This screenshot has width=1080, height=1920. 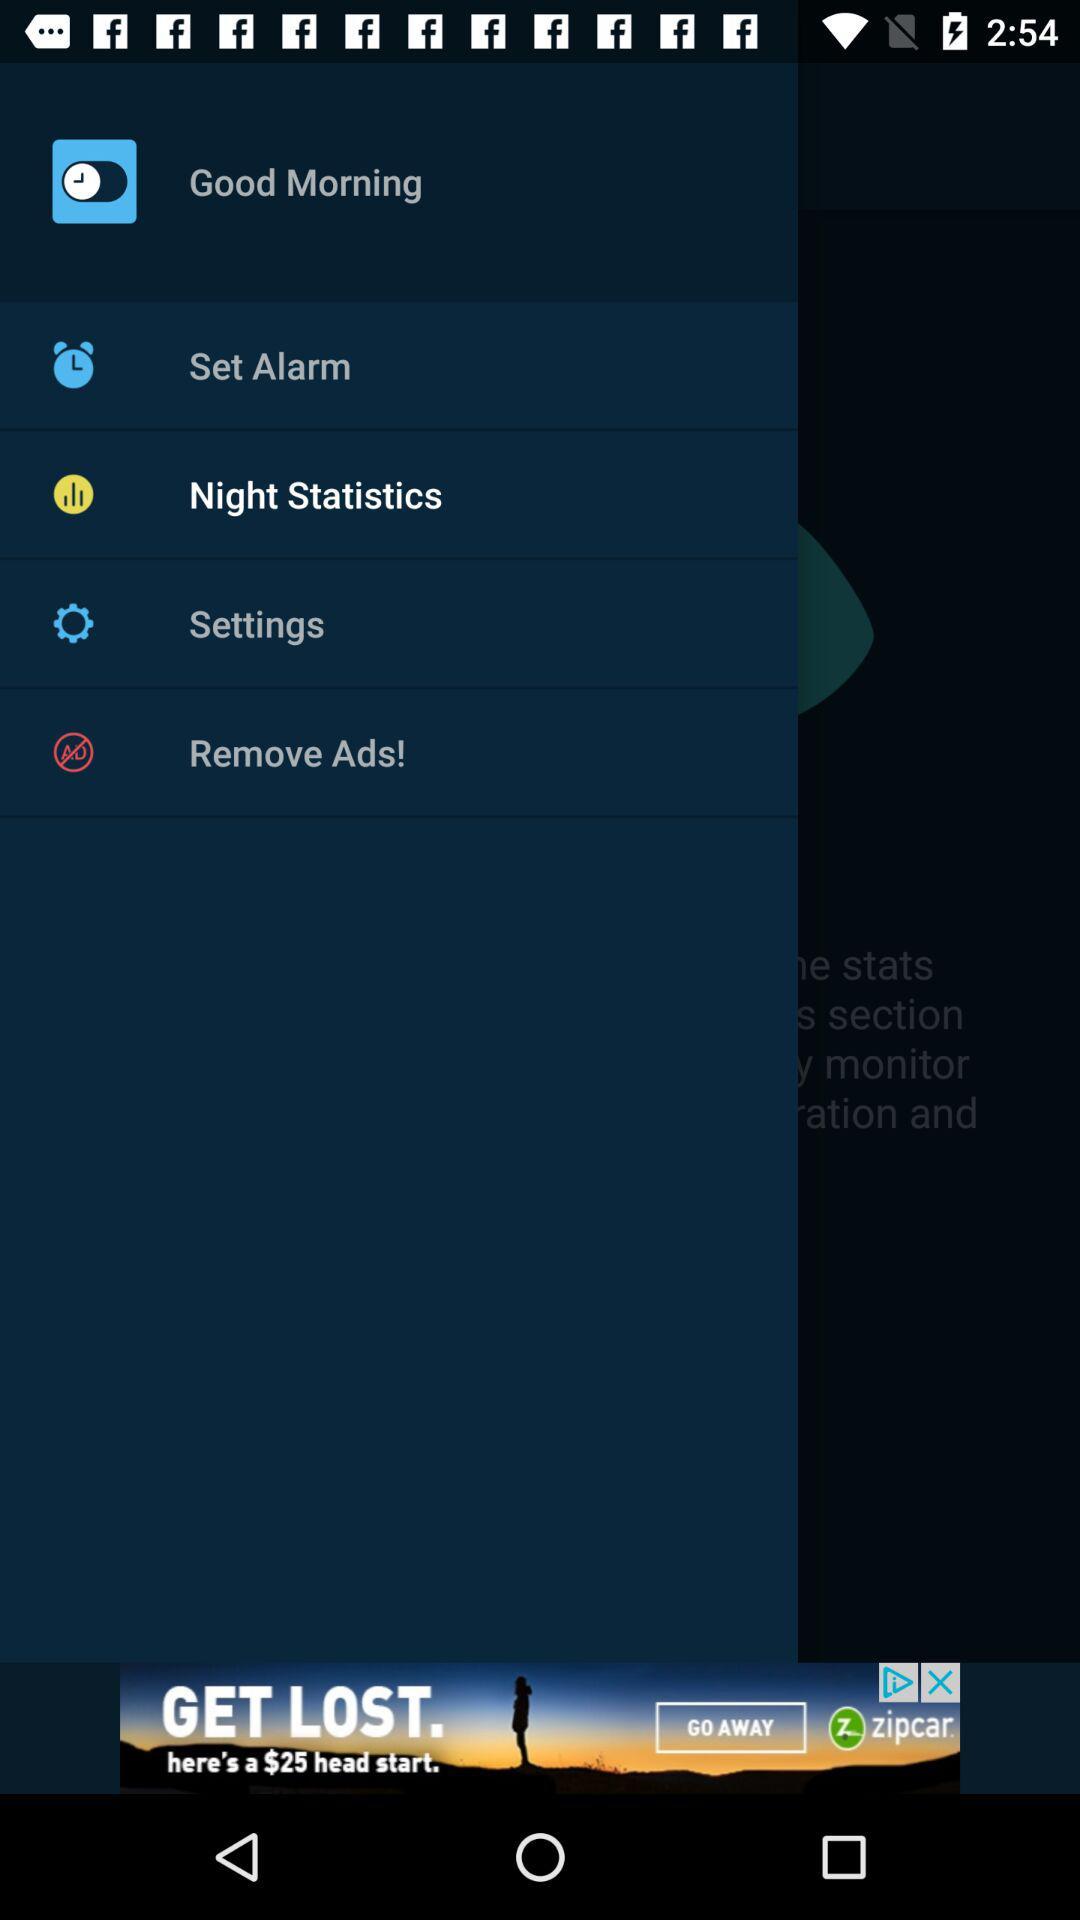 What do you see at coordinates (72, 751) in the screenshot?
I see `the remove ads icon` at bounding box center [72, 751].